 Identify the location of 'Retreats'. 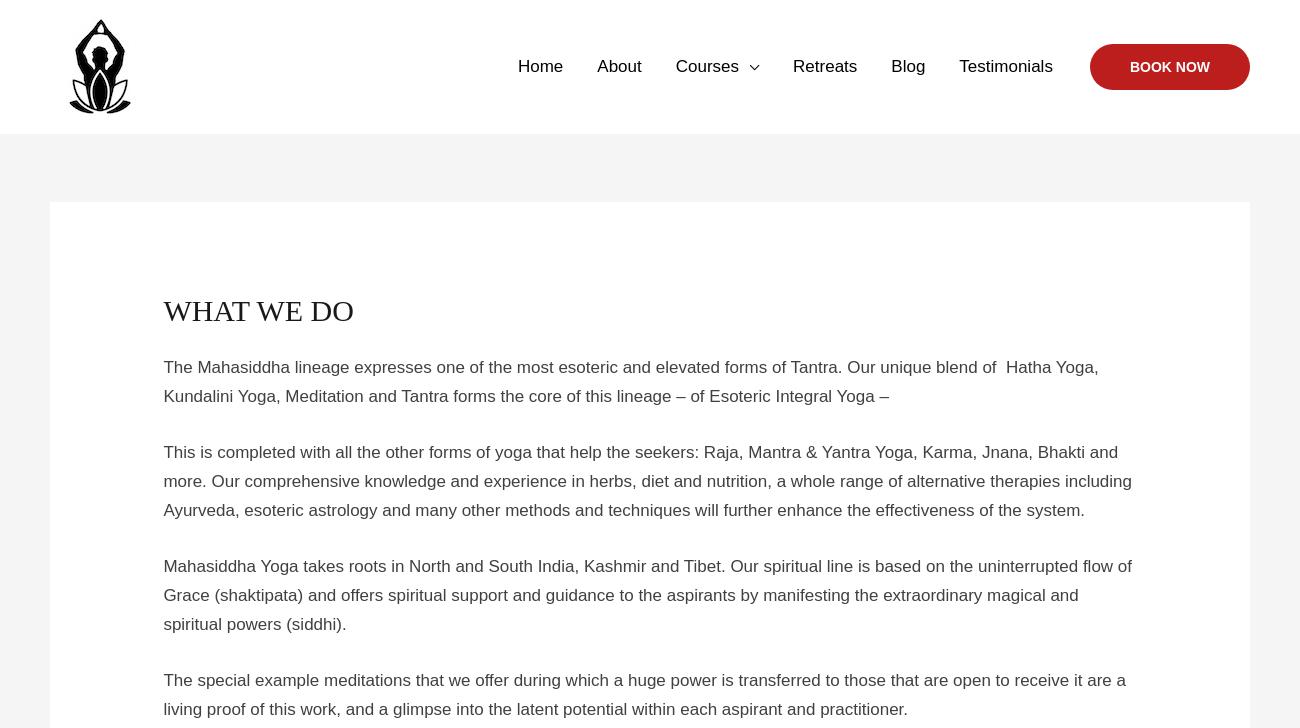
(792, 66).